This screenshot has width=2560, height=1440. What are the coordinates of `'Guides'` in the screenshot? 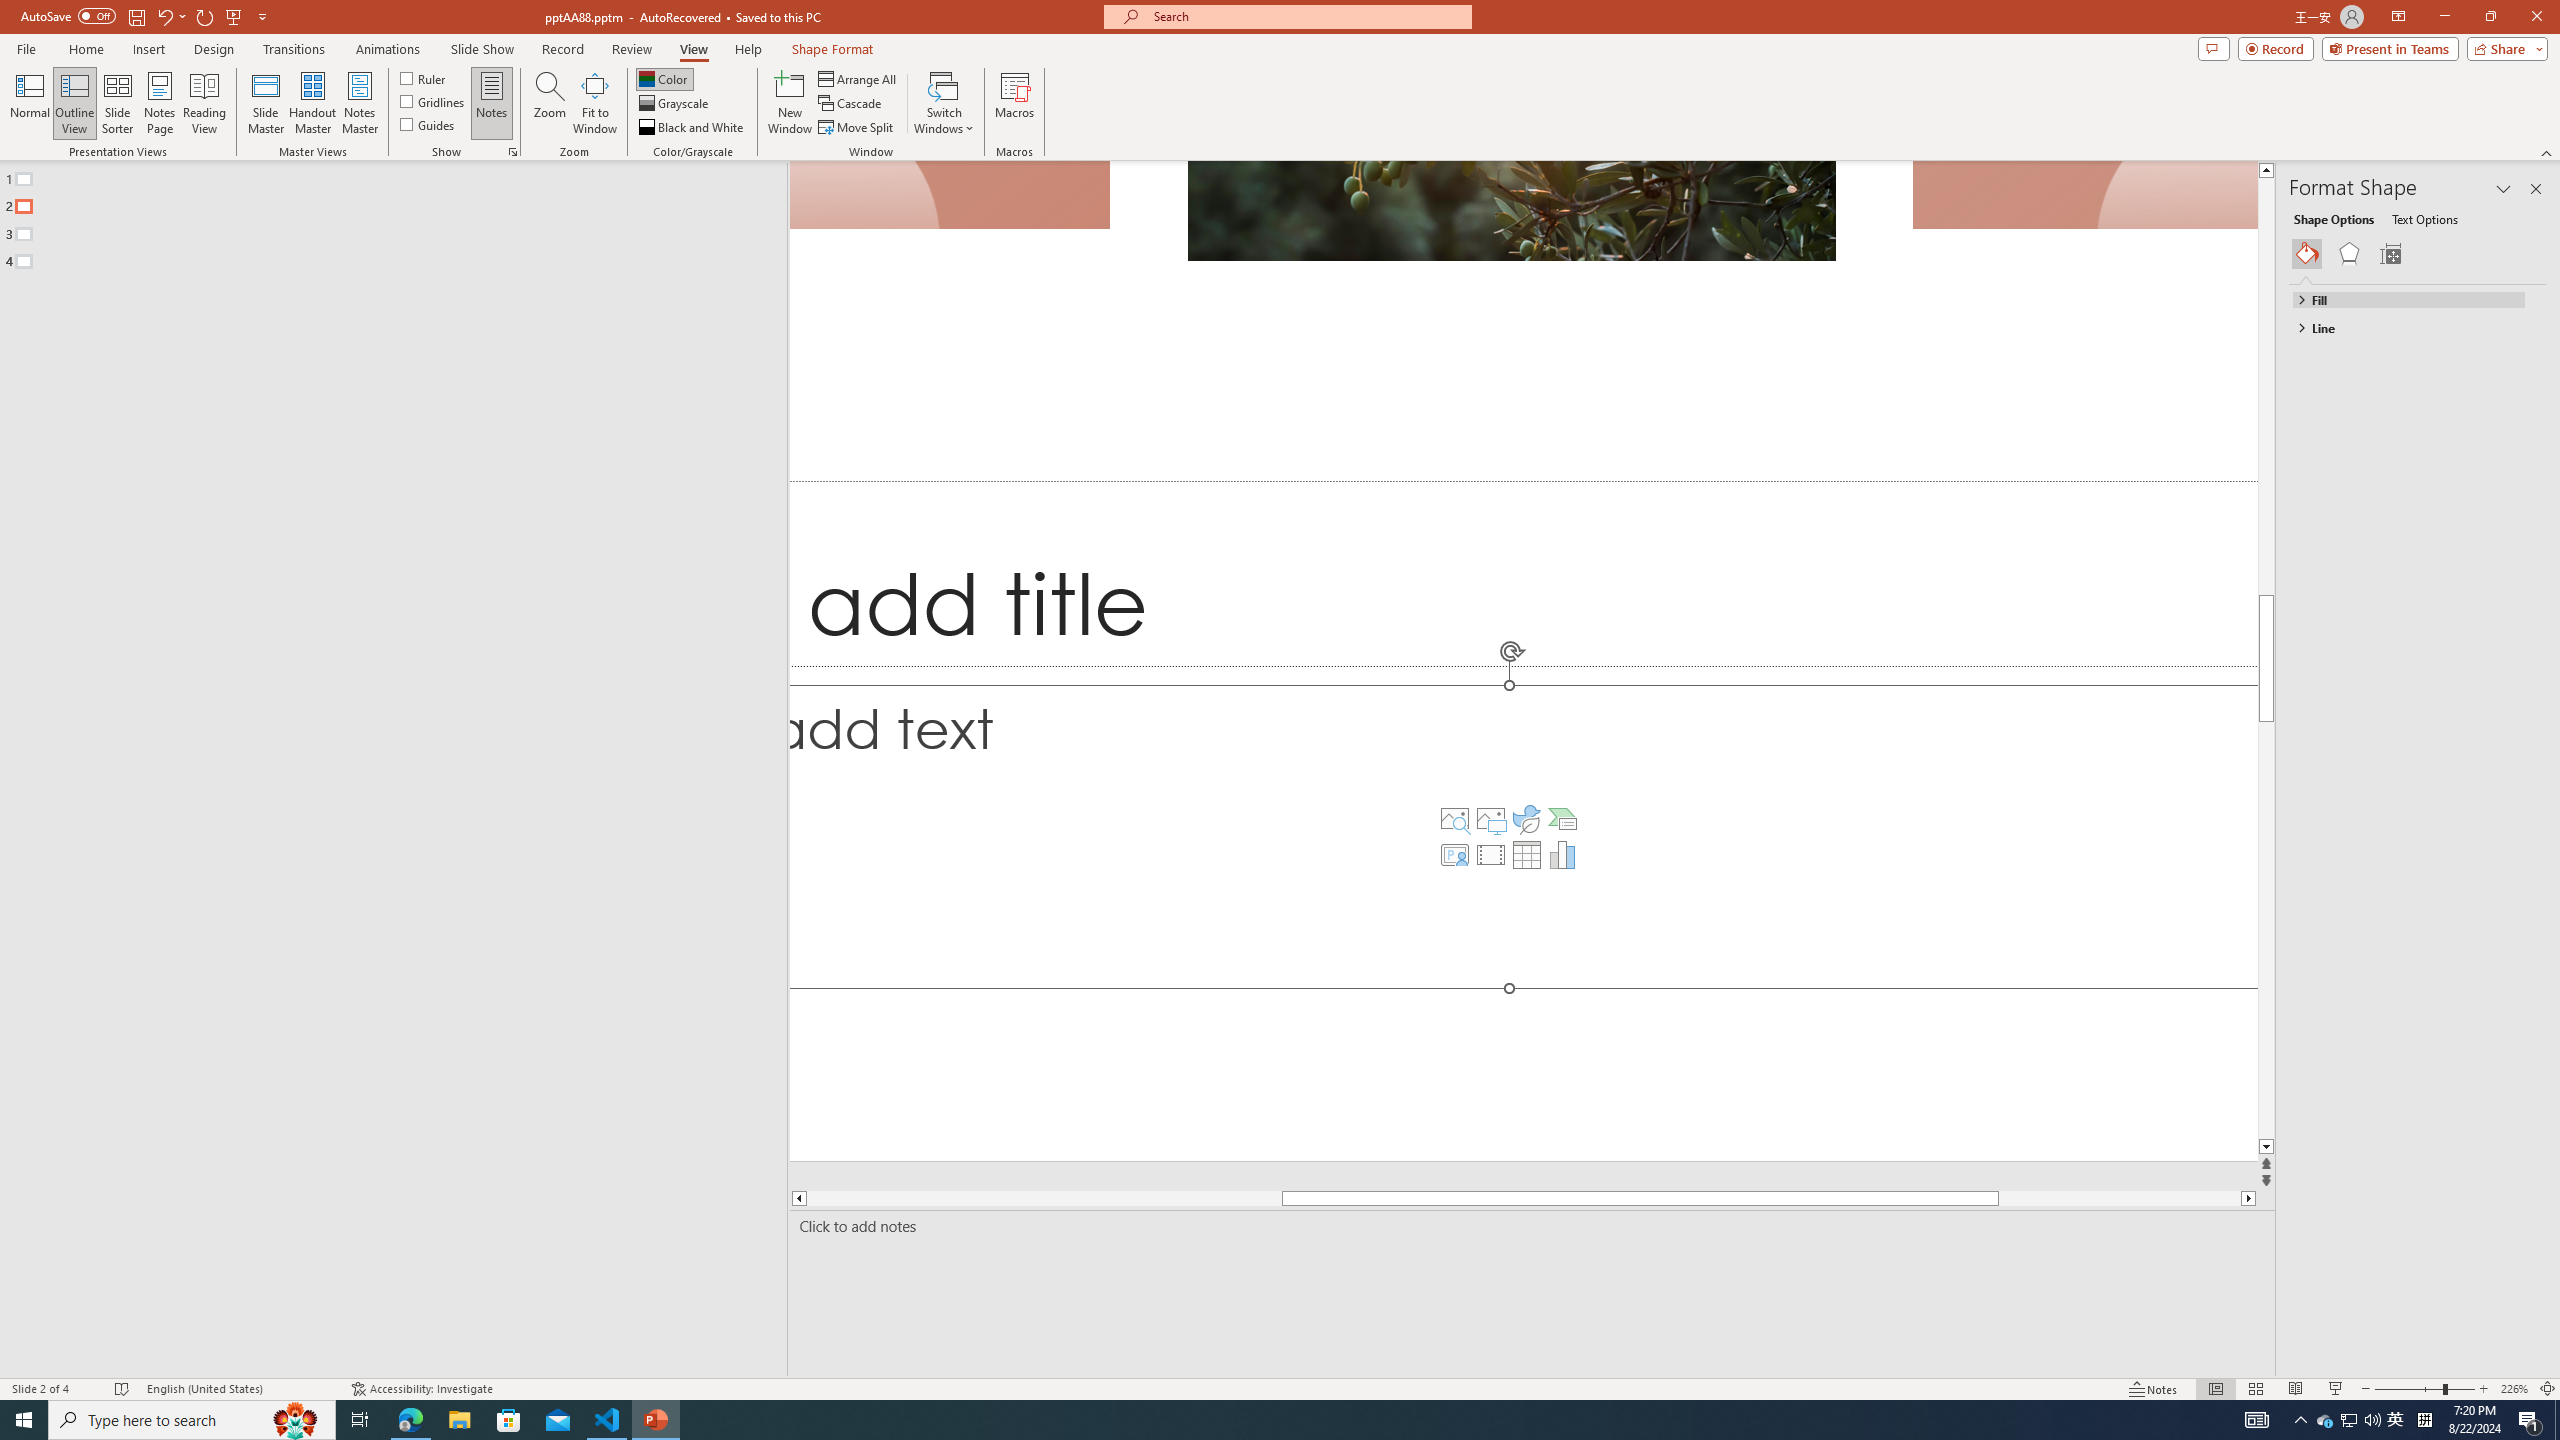 It's located at (428, 122).